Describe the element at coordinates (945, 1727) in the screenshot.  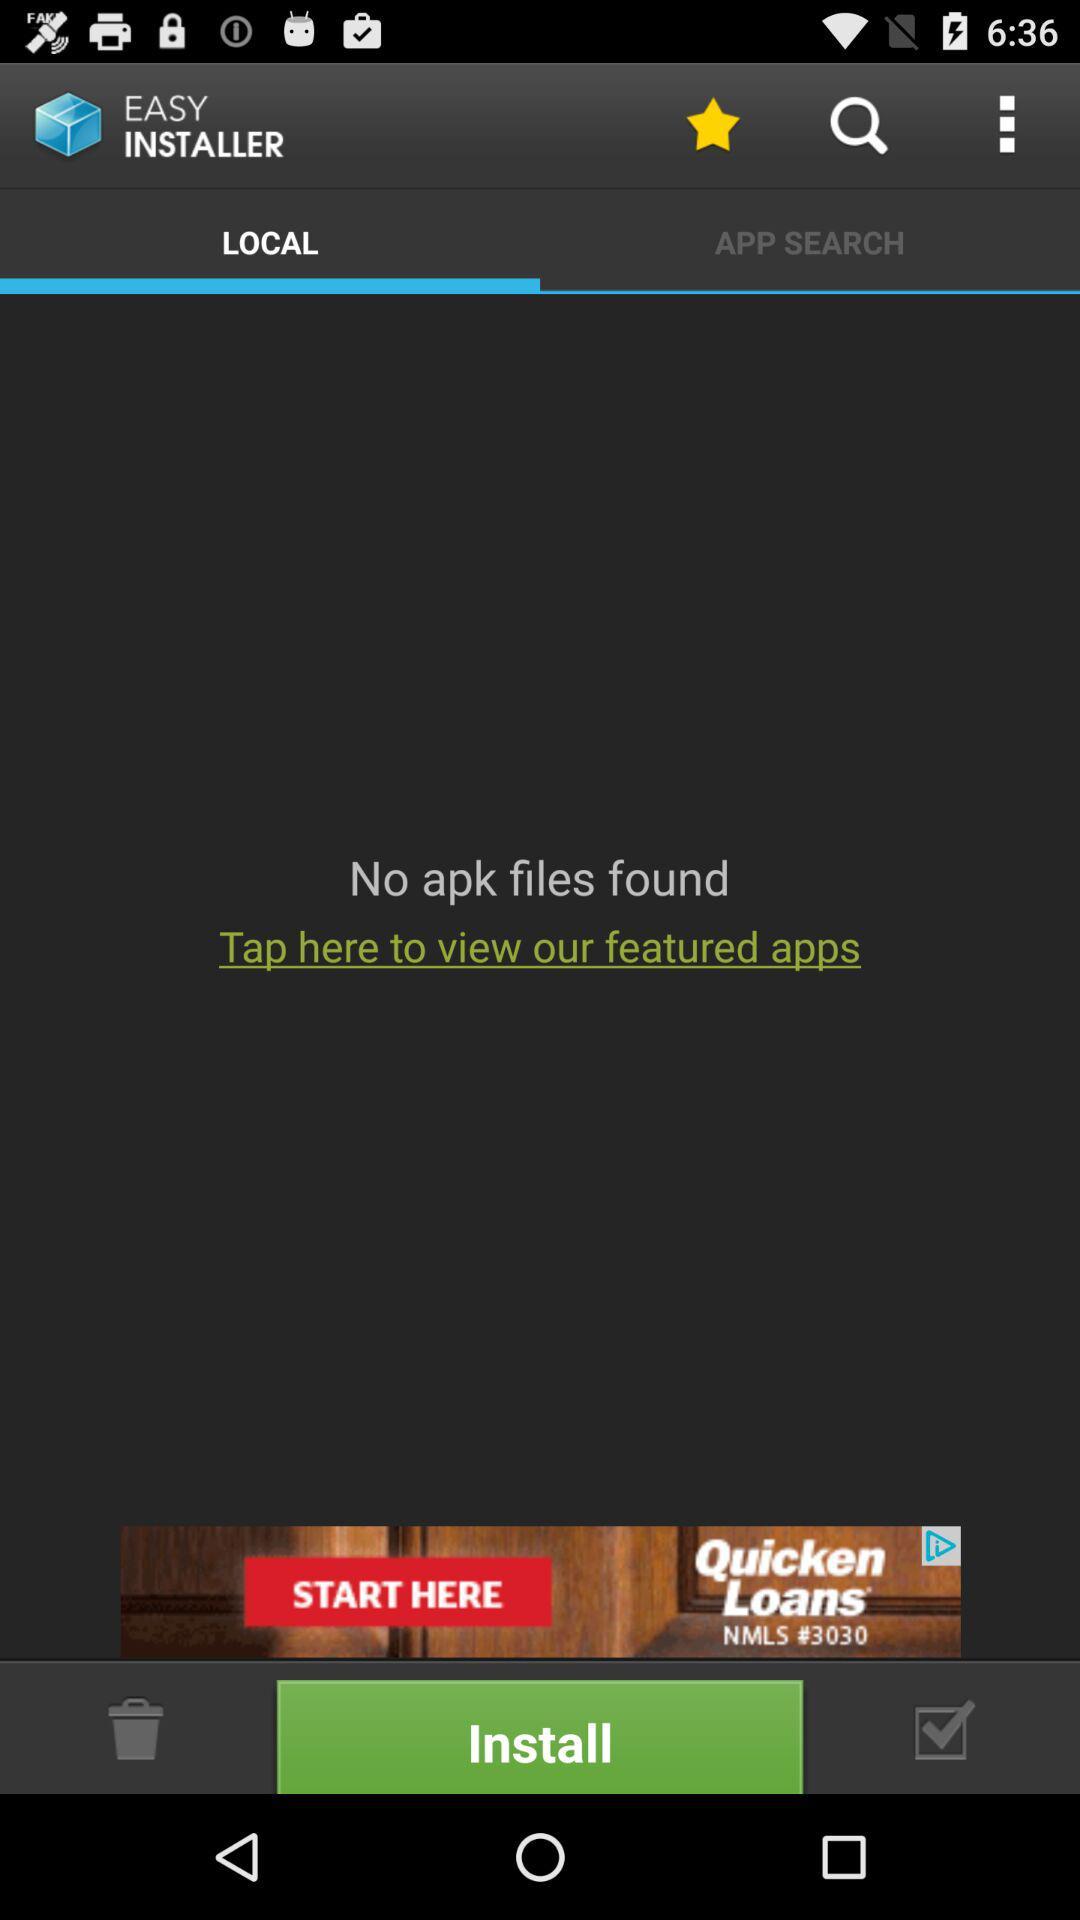
I see `adventisment page` at that location.